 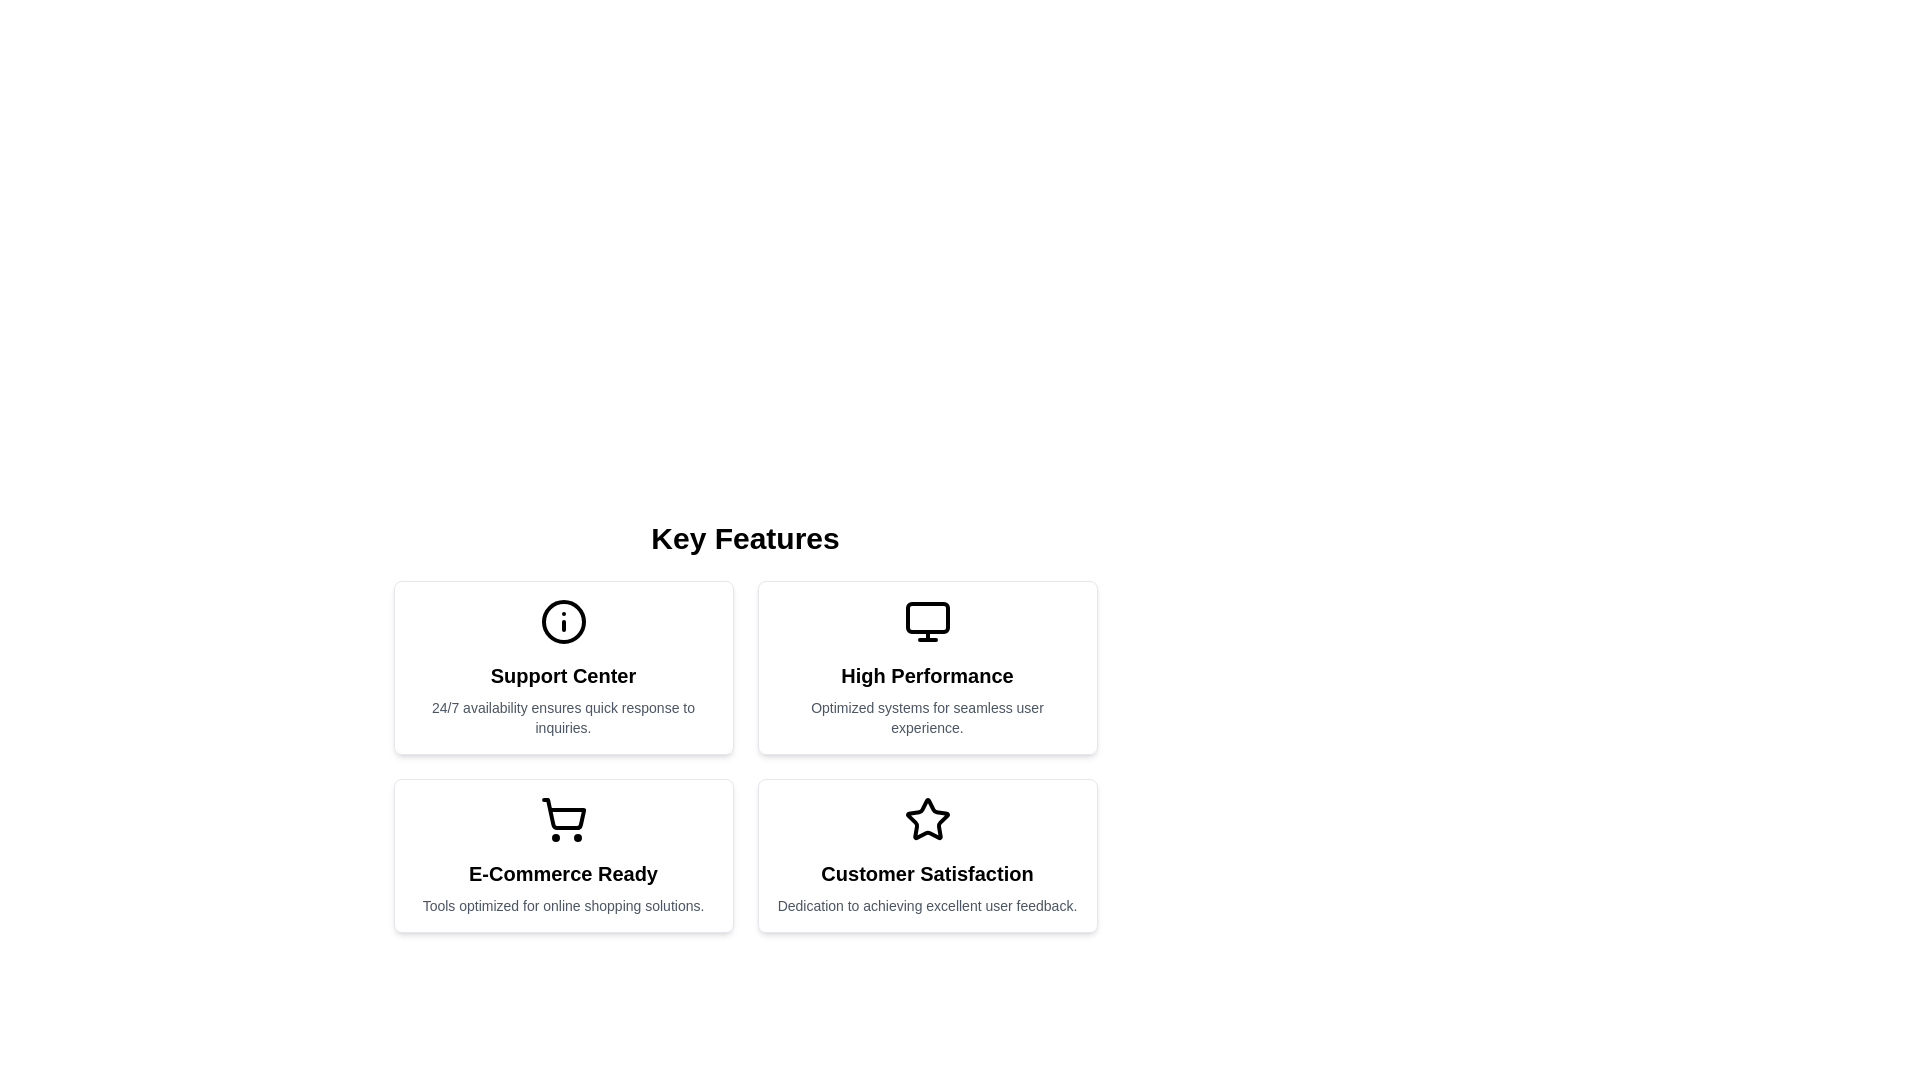 I want to click on the Text Label that serves as the title for the feature card conveying 'High Performance', located at the center of the second card in a 2x2 grid, so click(x=926, y=675).